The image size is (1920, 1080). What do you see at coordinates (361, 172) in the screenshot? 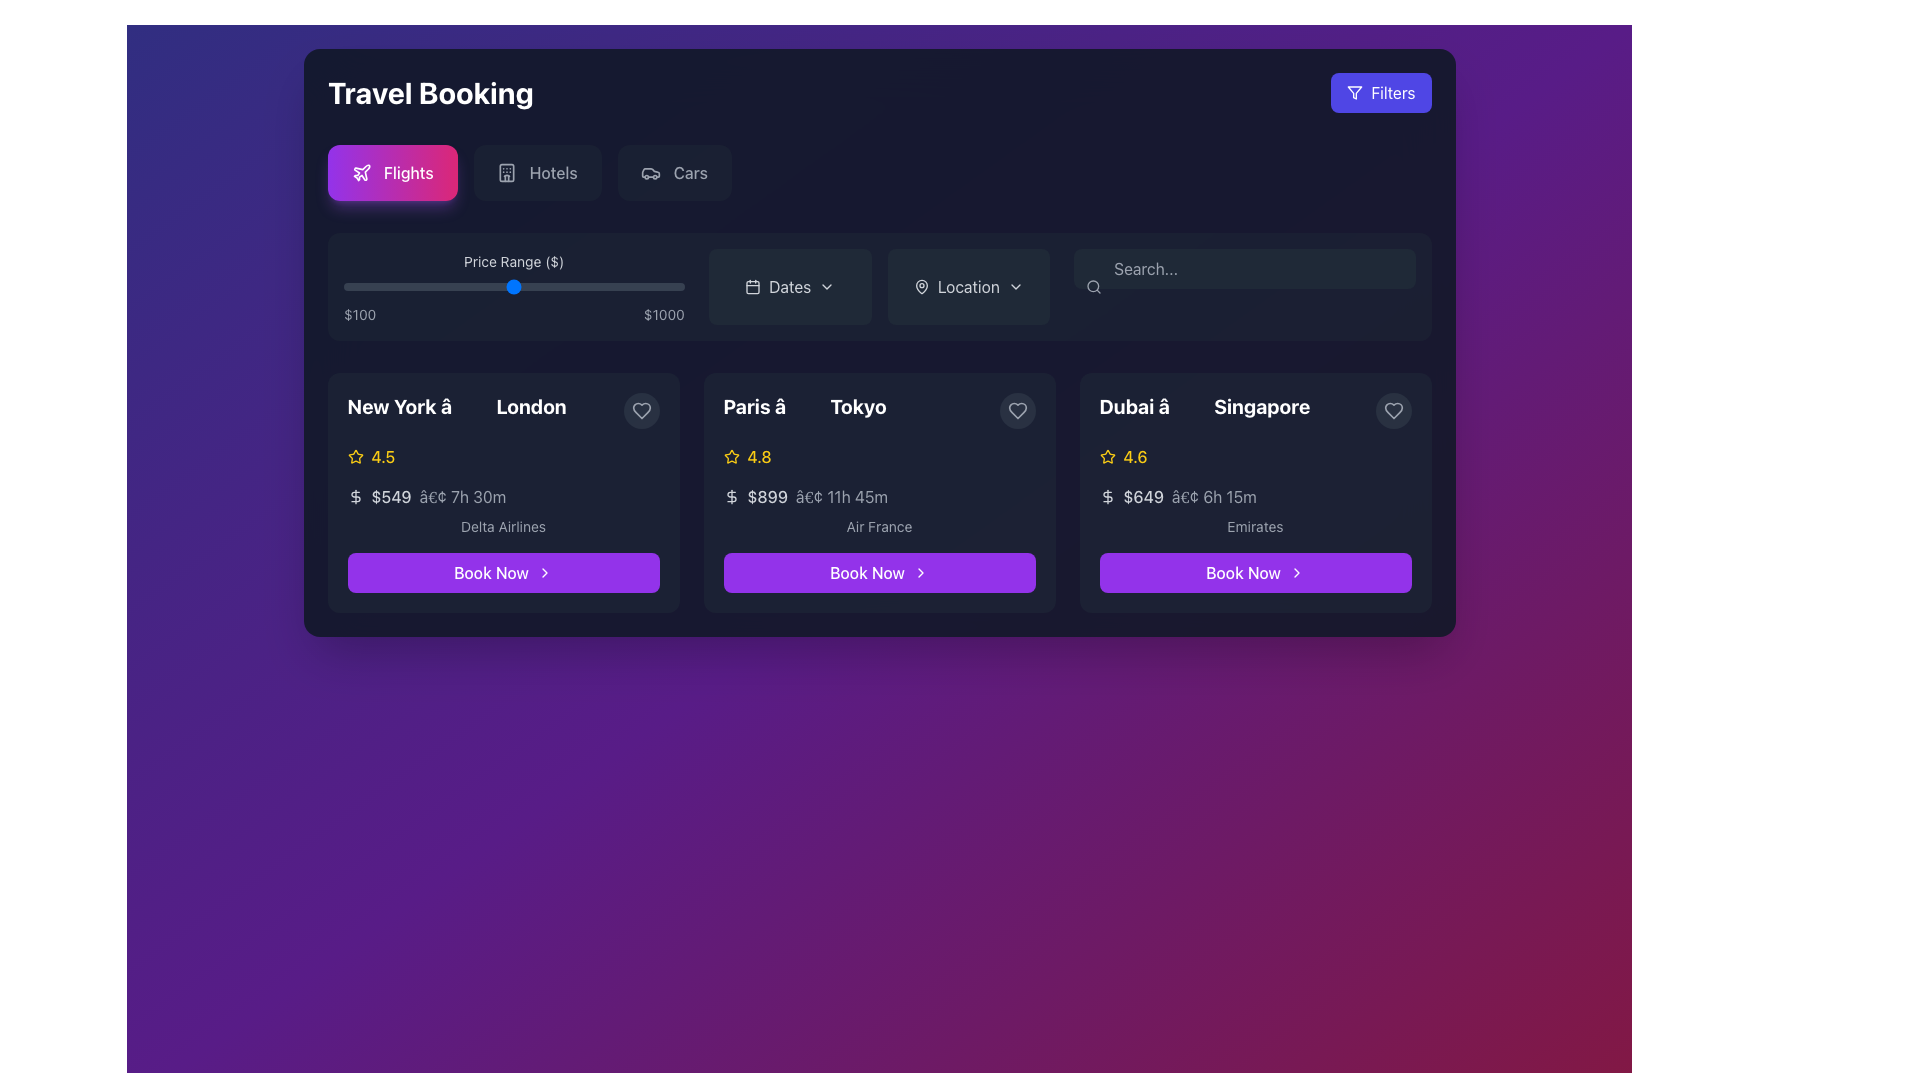
I see `the 'Flights' icon located to the left of the 'Flights' text, which visually represents air travel functionality` at bounding box center [361, 172].